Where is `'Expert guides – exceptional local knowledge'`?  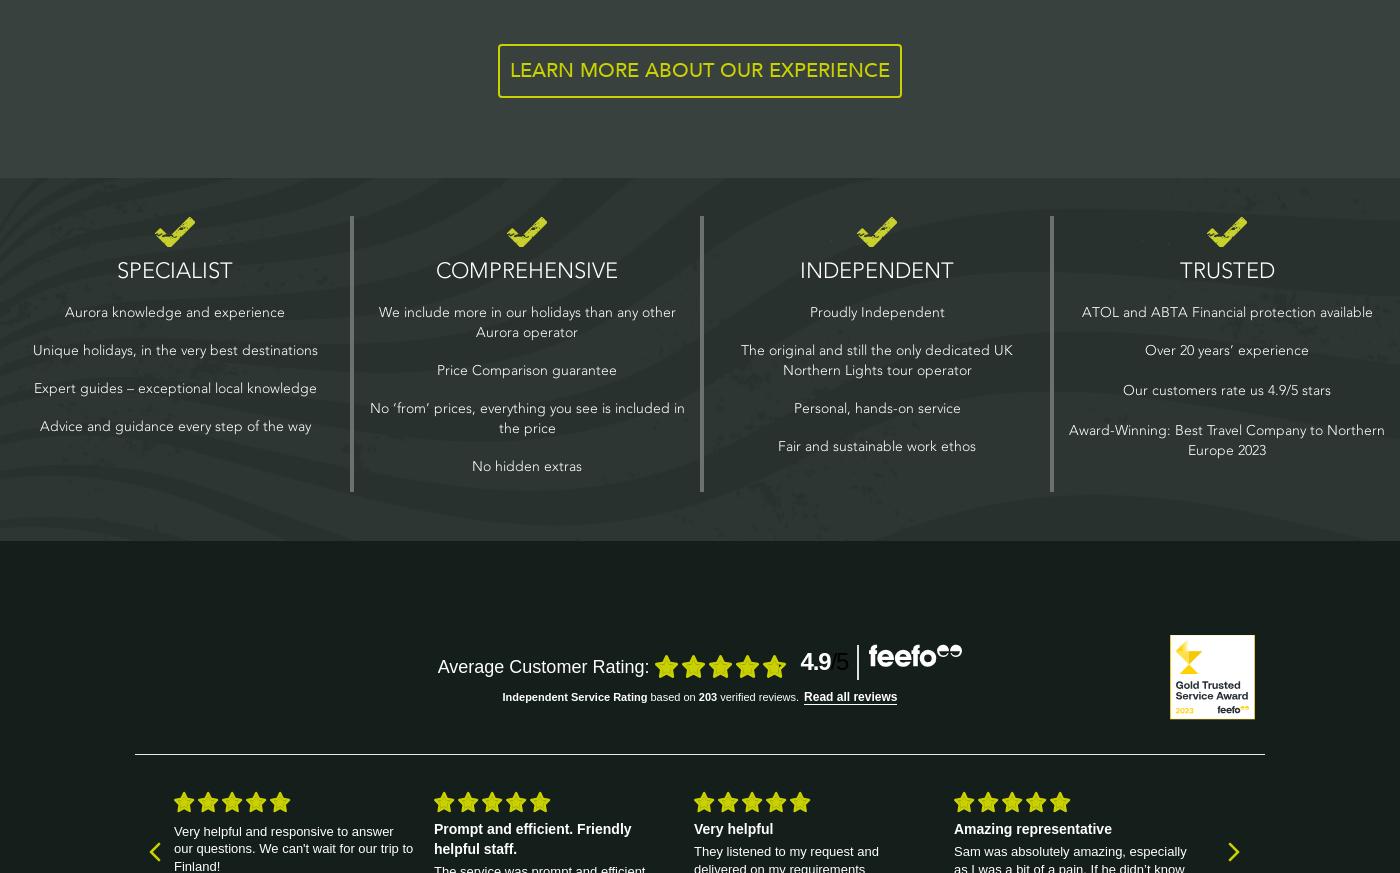
'Expert guides – exceptional local knowledge' is located at coordinates (174, 386).